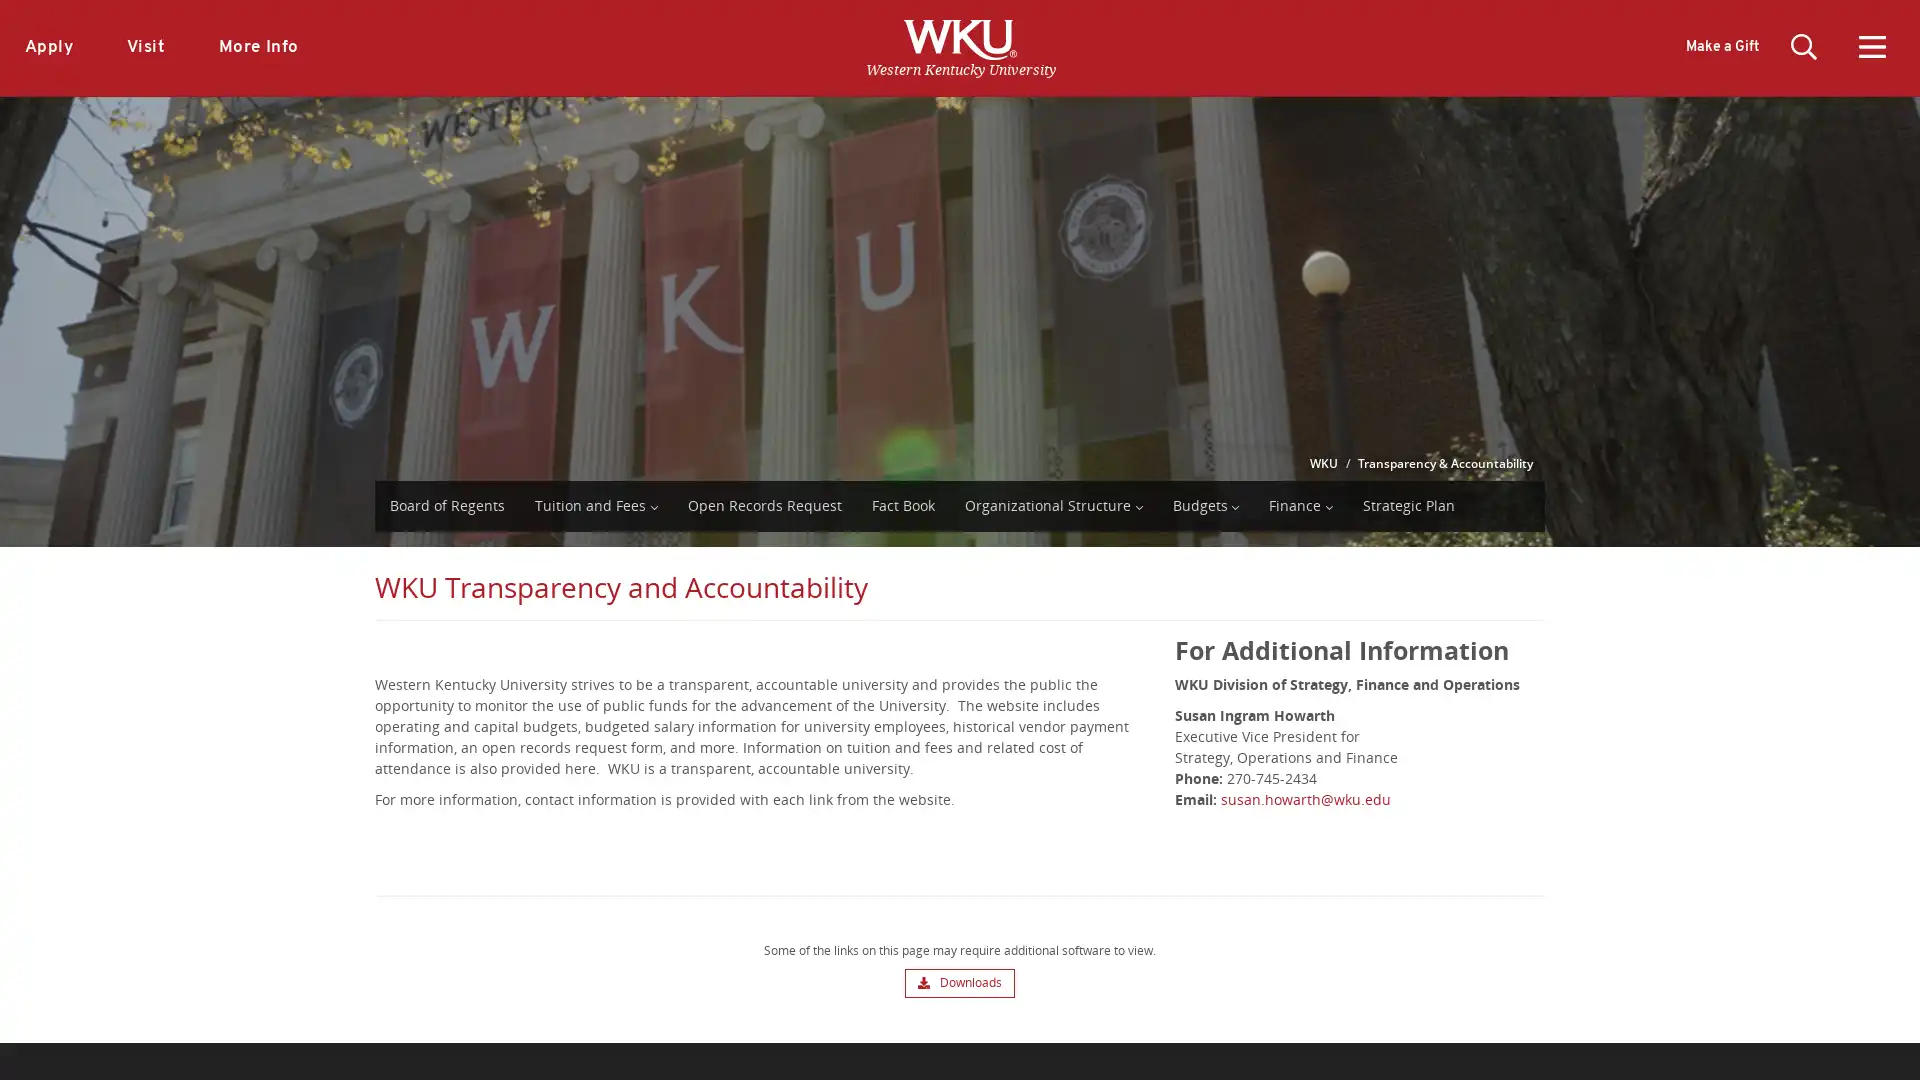 The width and height of the screenshot is (1920, 1080). I want to click on Downloads, so click(958, 982).